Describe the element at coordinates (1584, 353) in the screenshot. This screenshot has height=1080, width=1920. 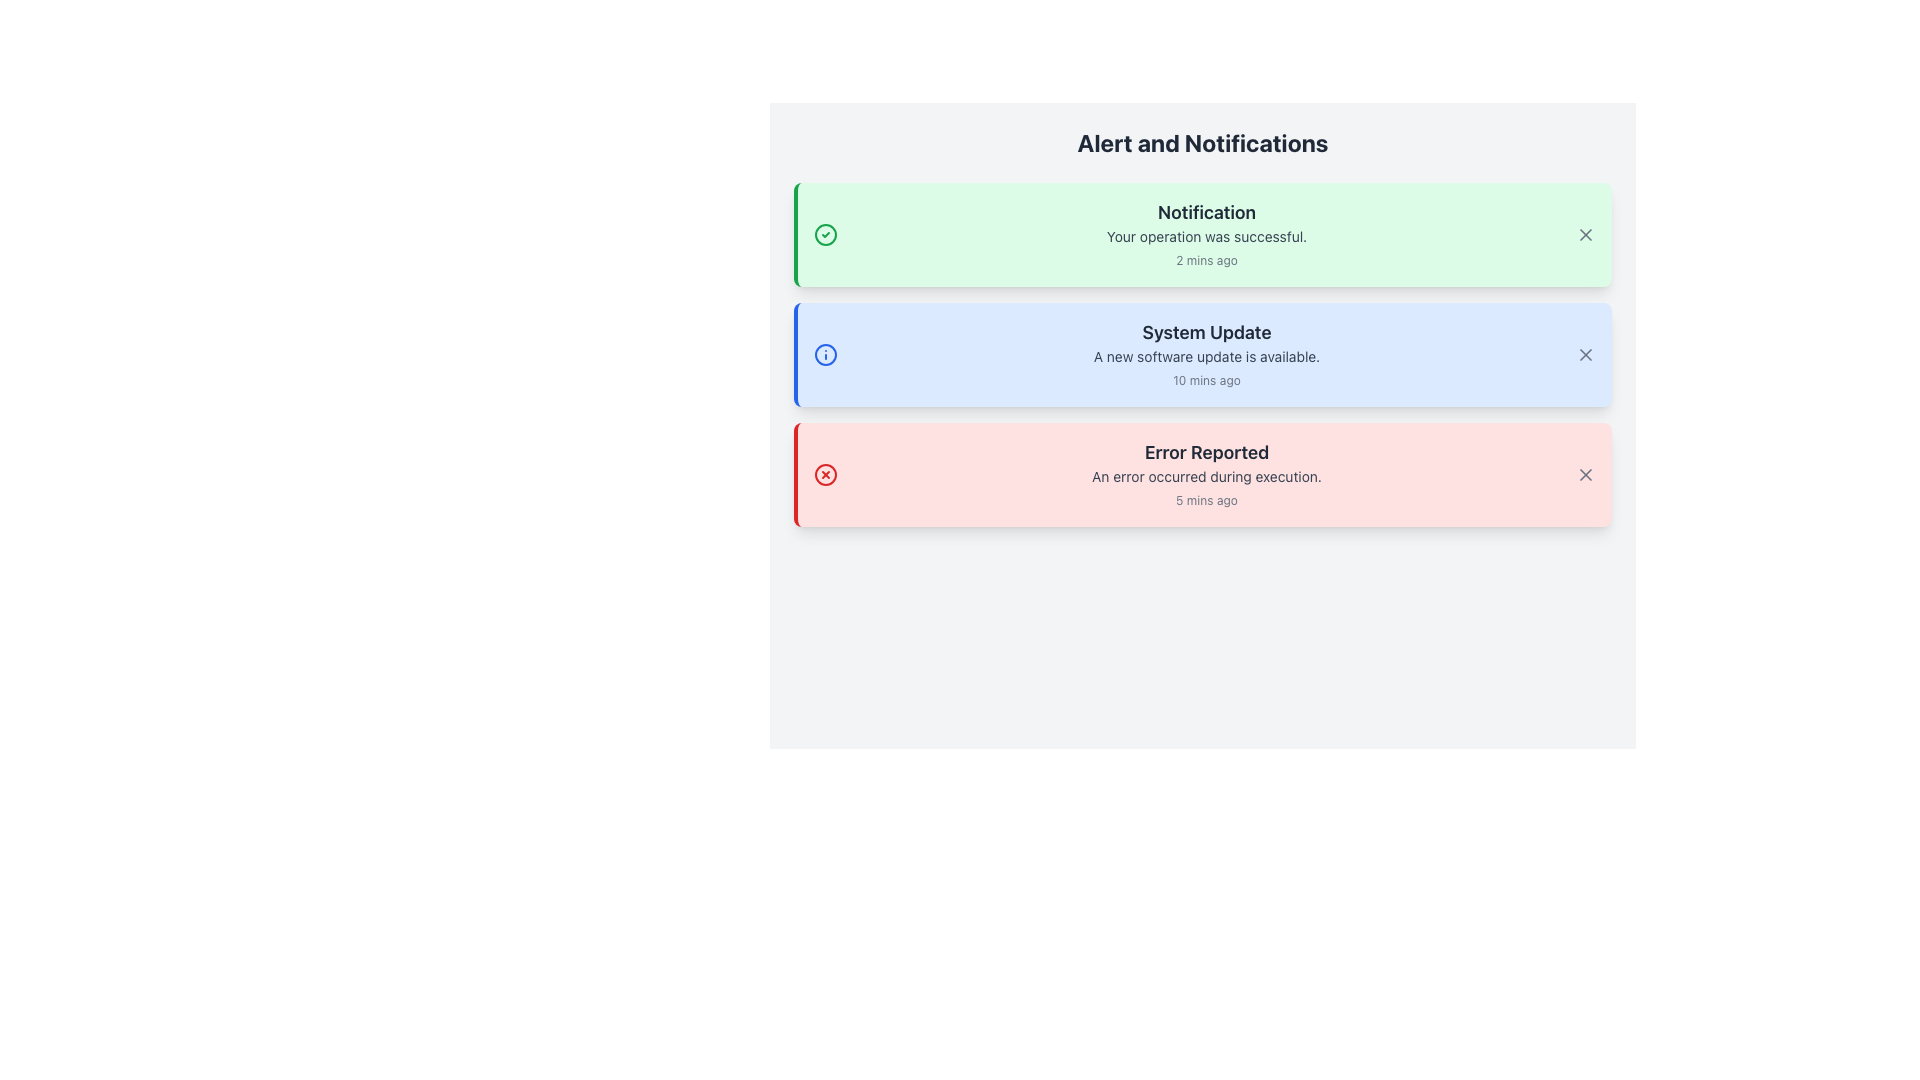
I see `the close or dismiss button located at the rightmost edge of the 'System Update' notification bar, which is an SVG element` at that location.